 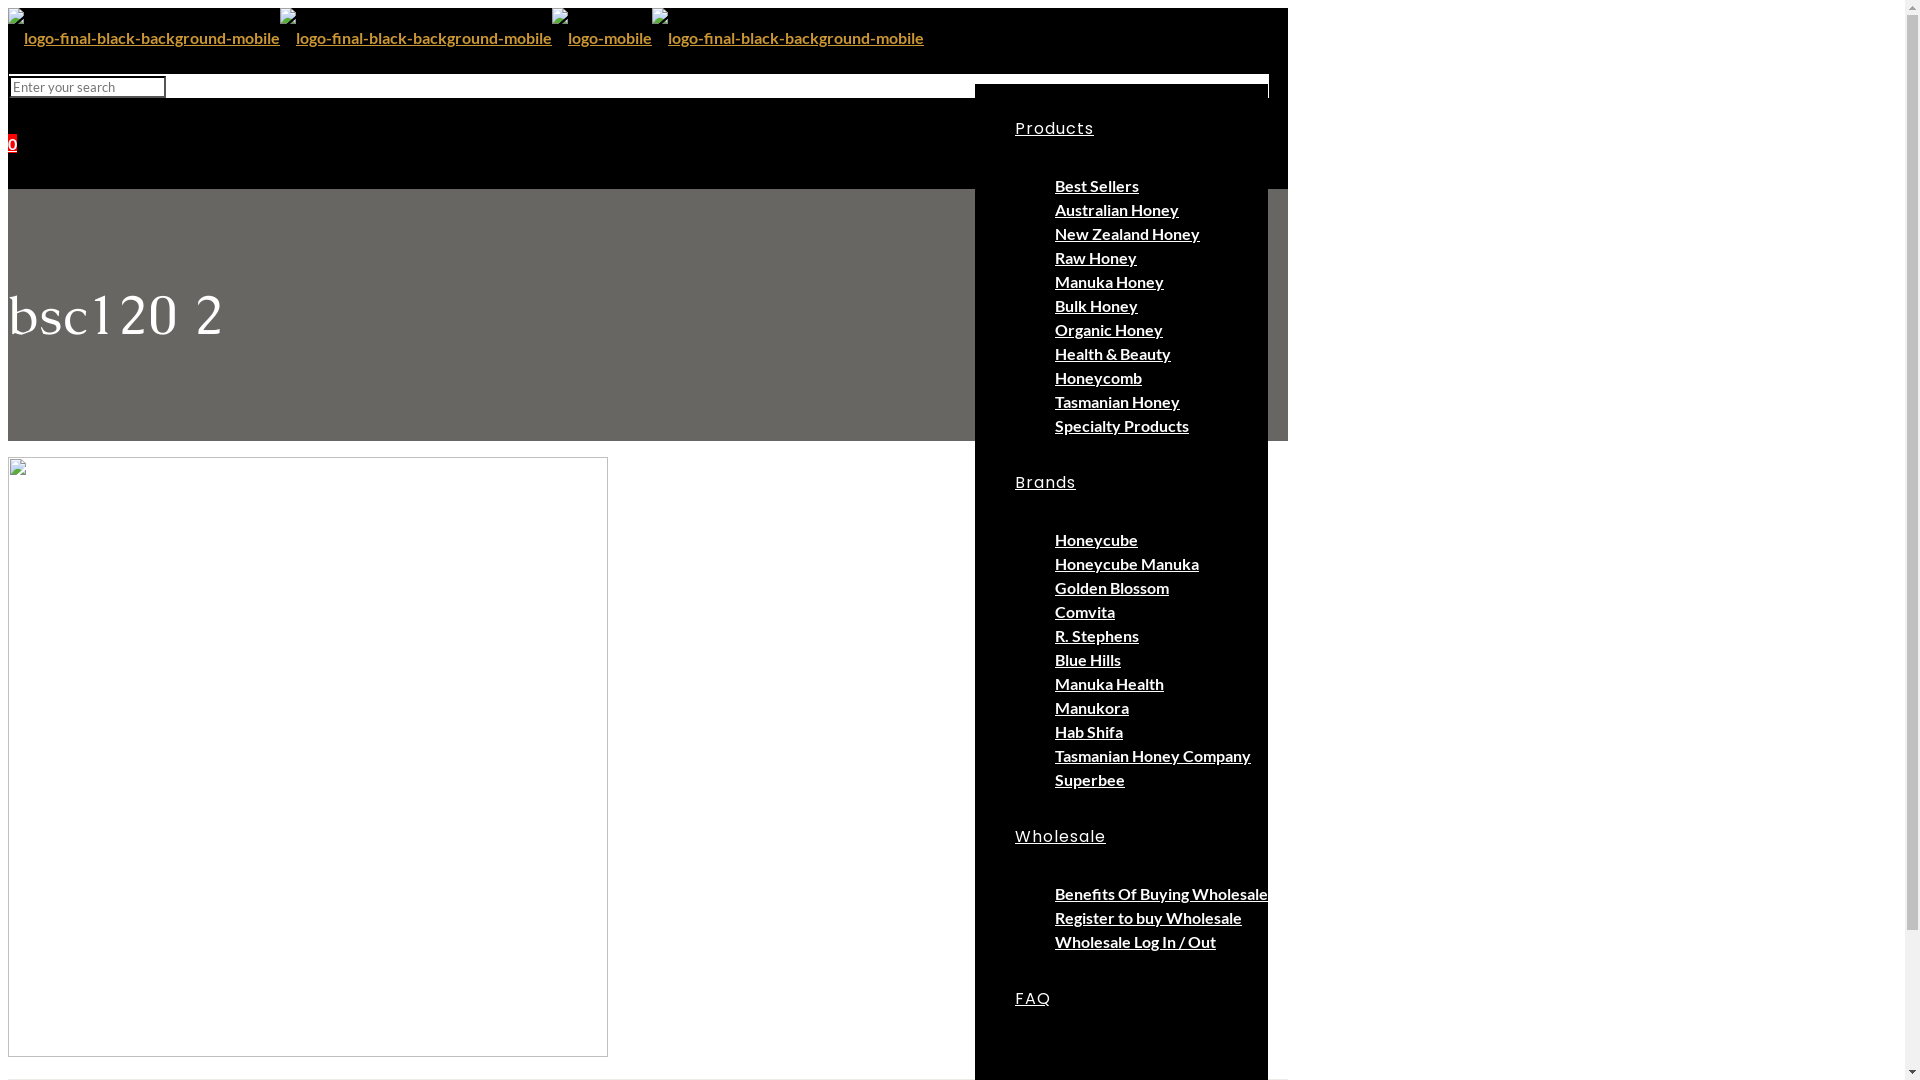 What do you see at coordinates (1107, 328) in the screenshot?
I see `'Organic Honey'` at bounding box center [1107, 328].